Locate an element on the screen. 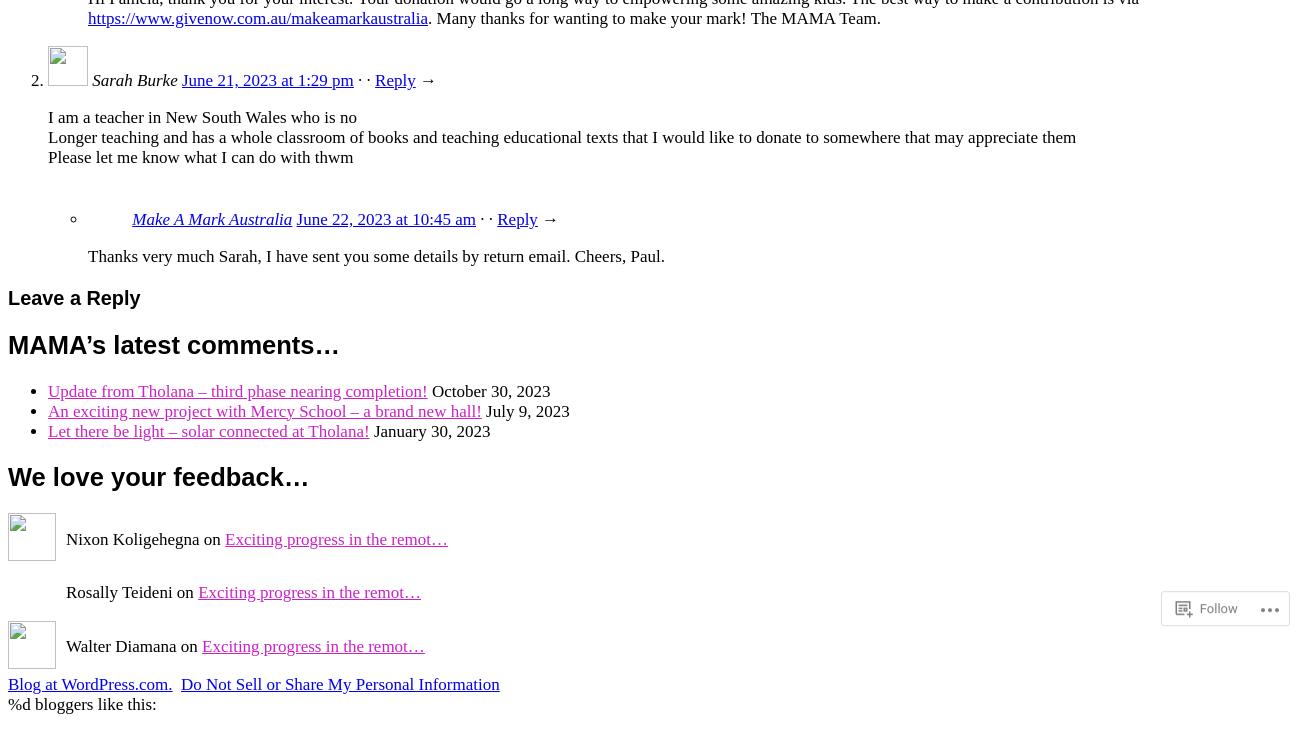 The height and width of the screenshot is (730, 1300). 'Rosally Teideni on' is located at coordinates (66, 591).